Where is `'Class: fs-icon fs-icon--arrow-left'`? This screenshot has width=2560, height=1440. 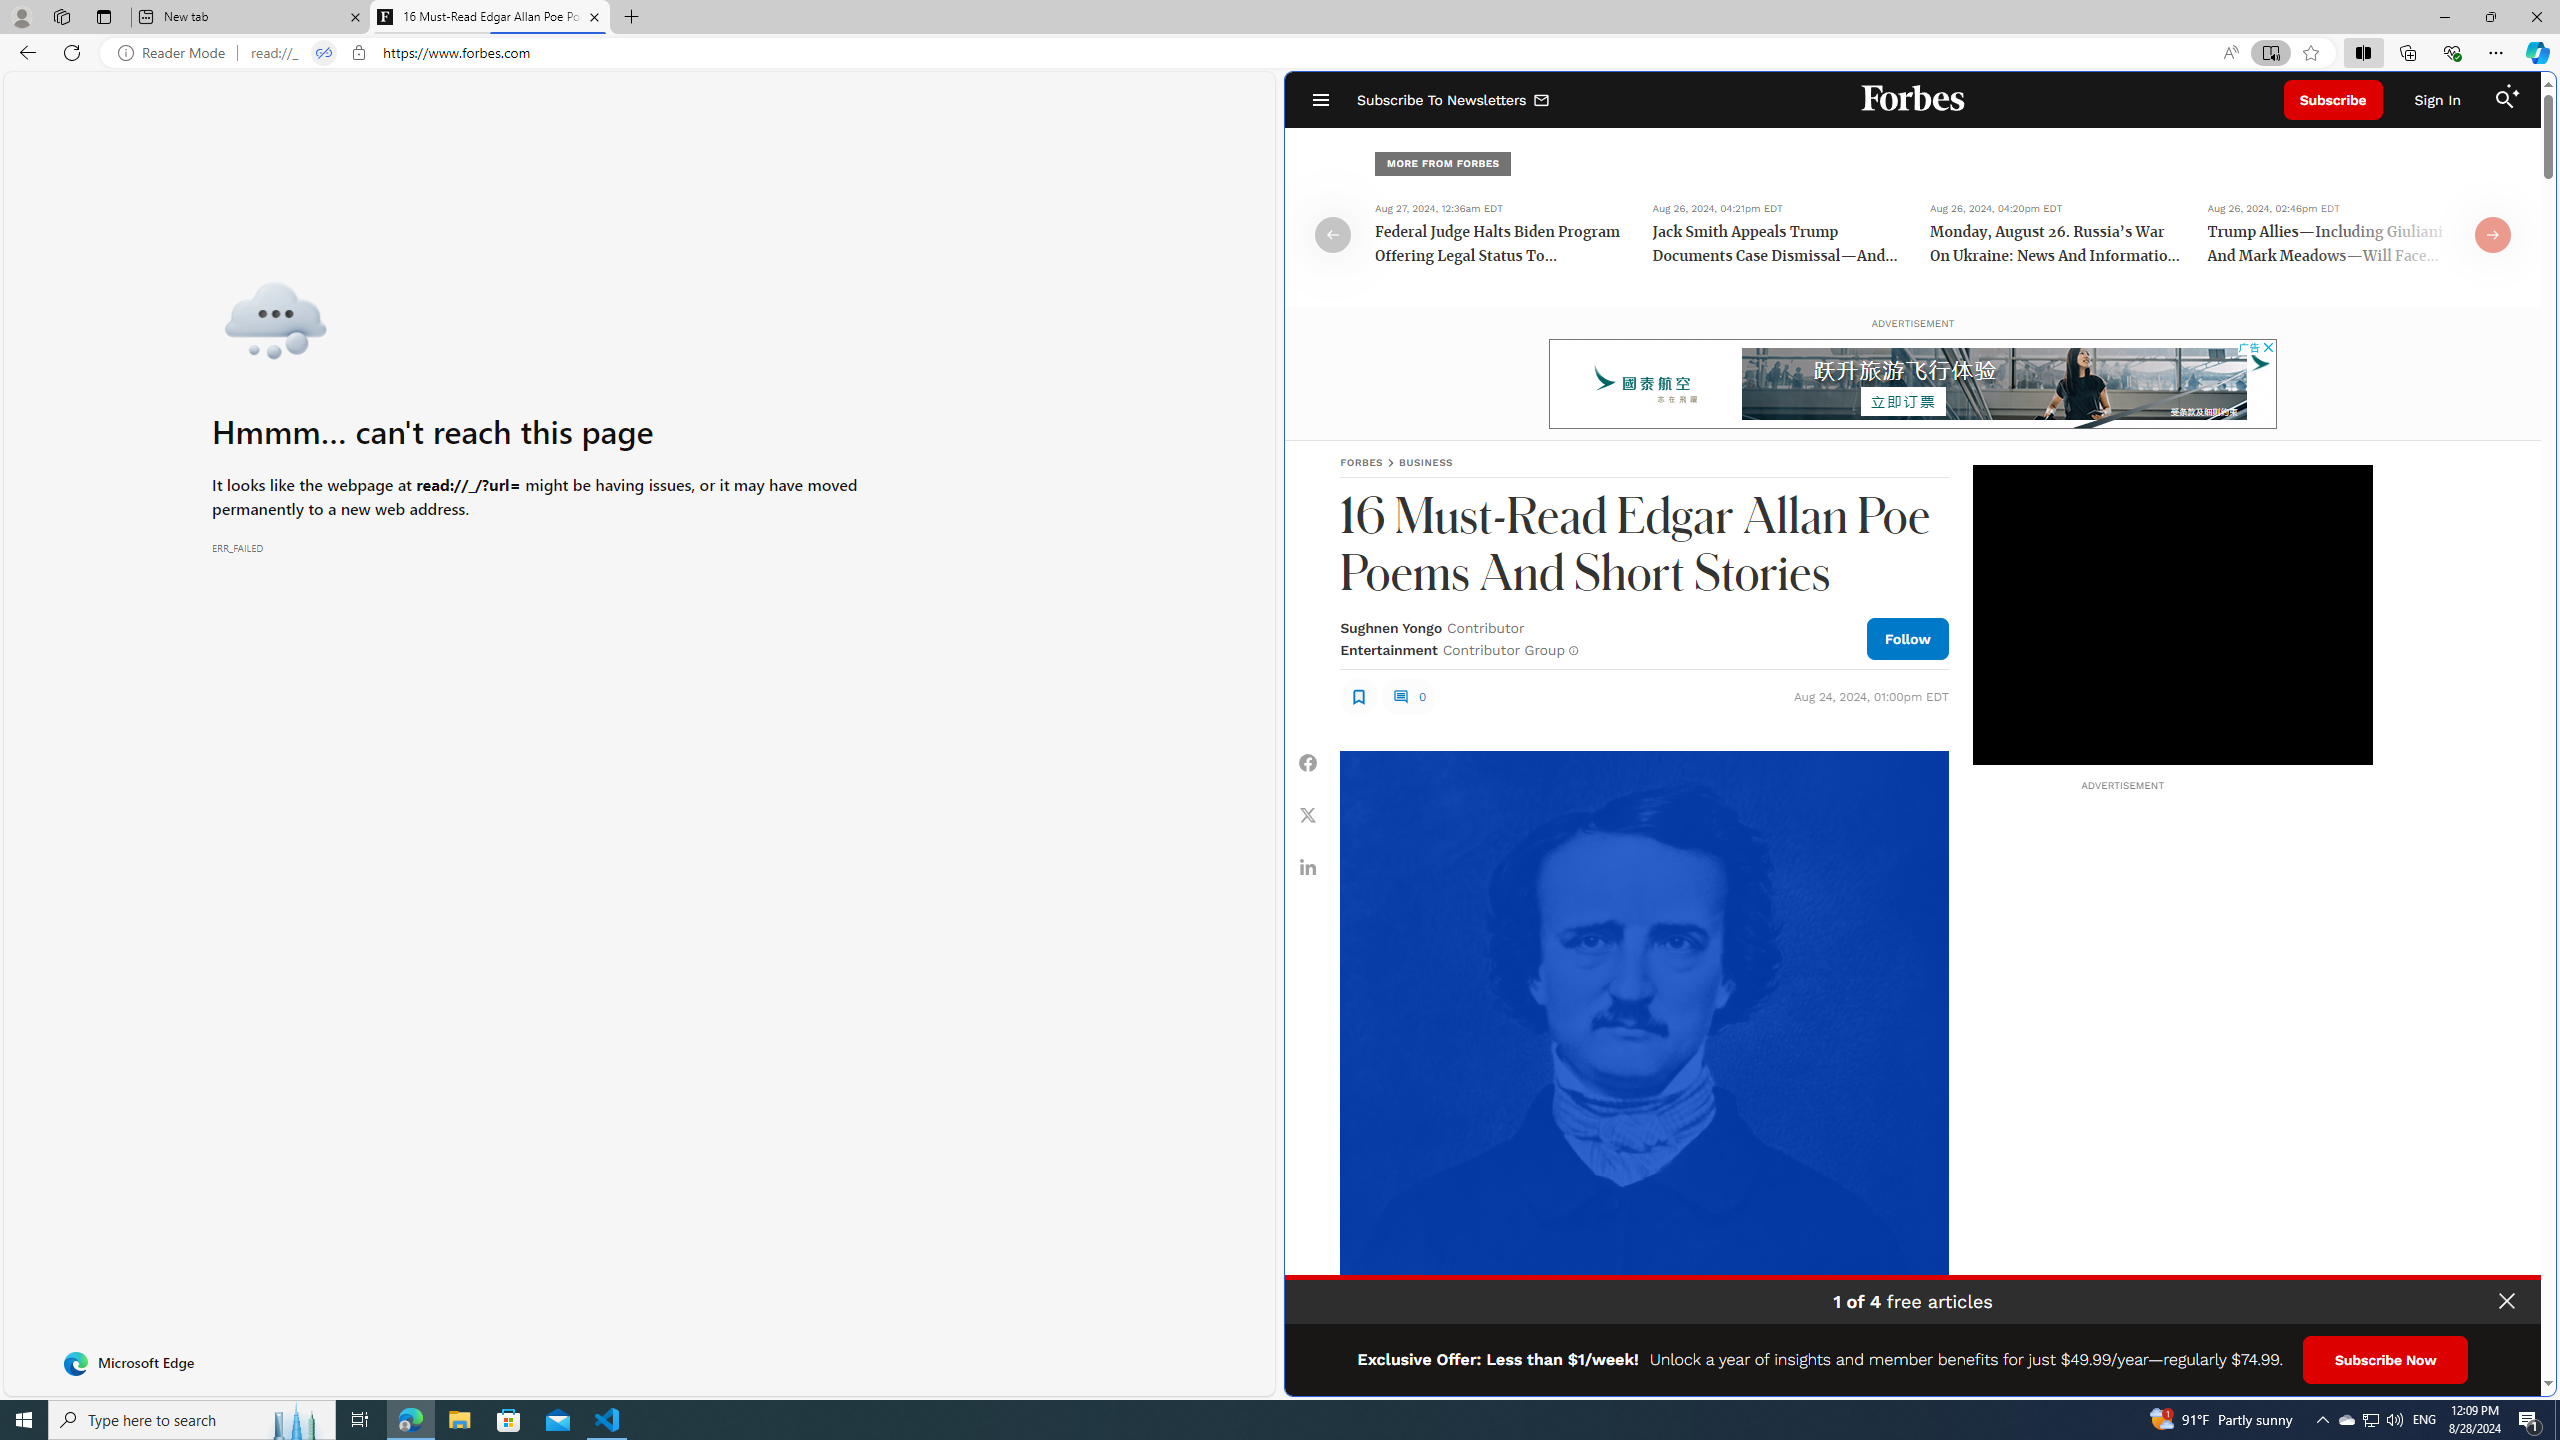
'Class: fs-icon fs-icon--arrow-left' is located at coordinates (1332, 233).